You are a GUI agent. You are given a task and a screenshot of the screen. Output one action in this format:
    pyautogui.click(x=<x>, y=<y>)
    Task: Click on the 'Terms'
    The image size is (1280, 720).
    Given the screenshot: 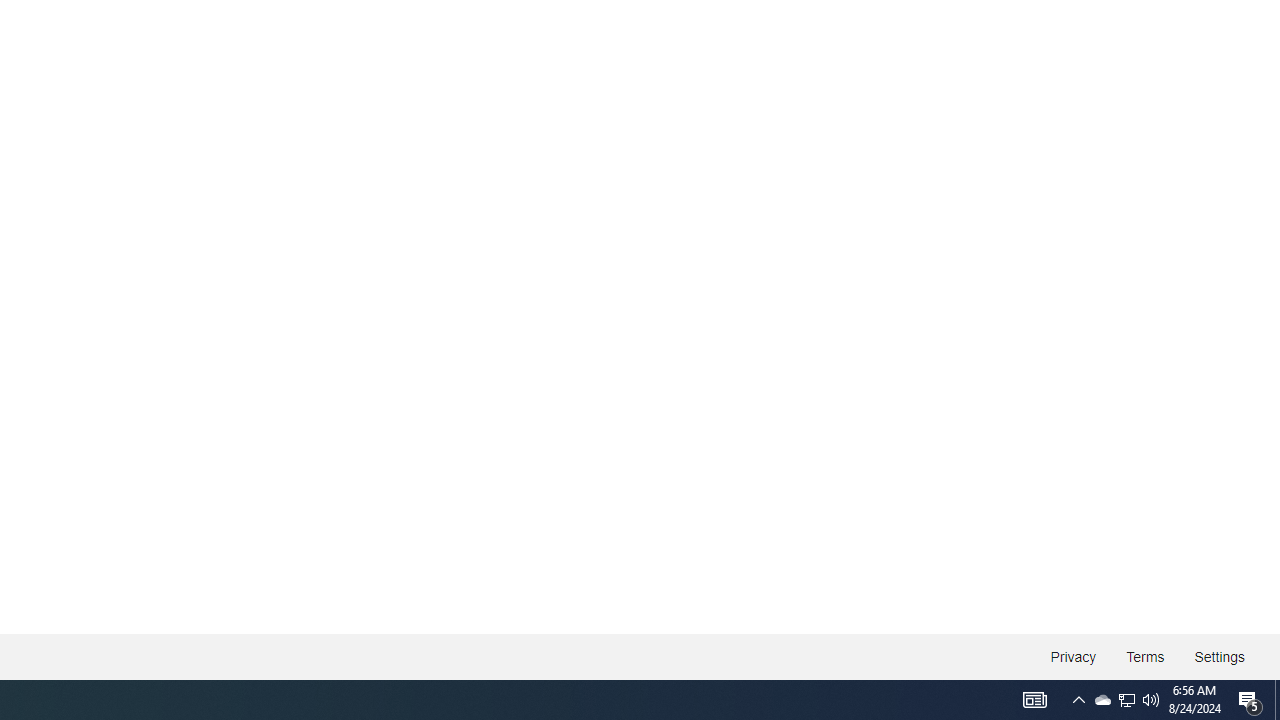 What is the action you would take?
    pyautogui.click(x=1145, y=657)
    